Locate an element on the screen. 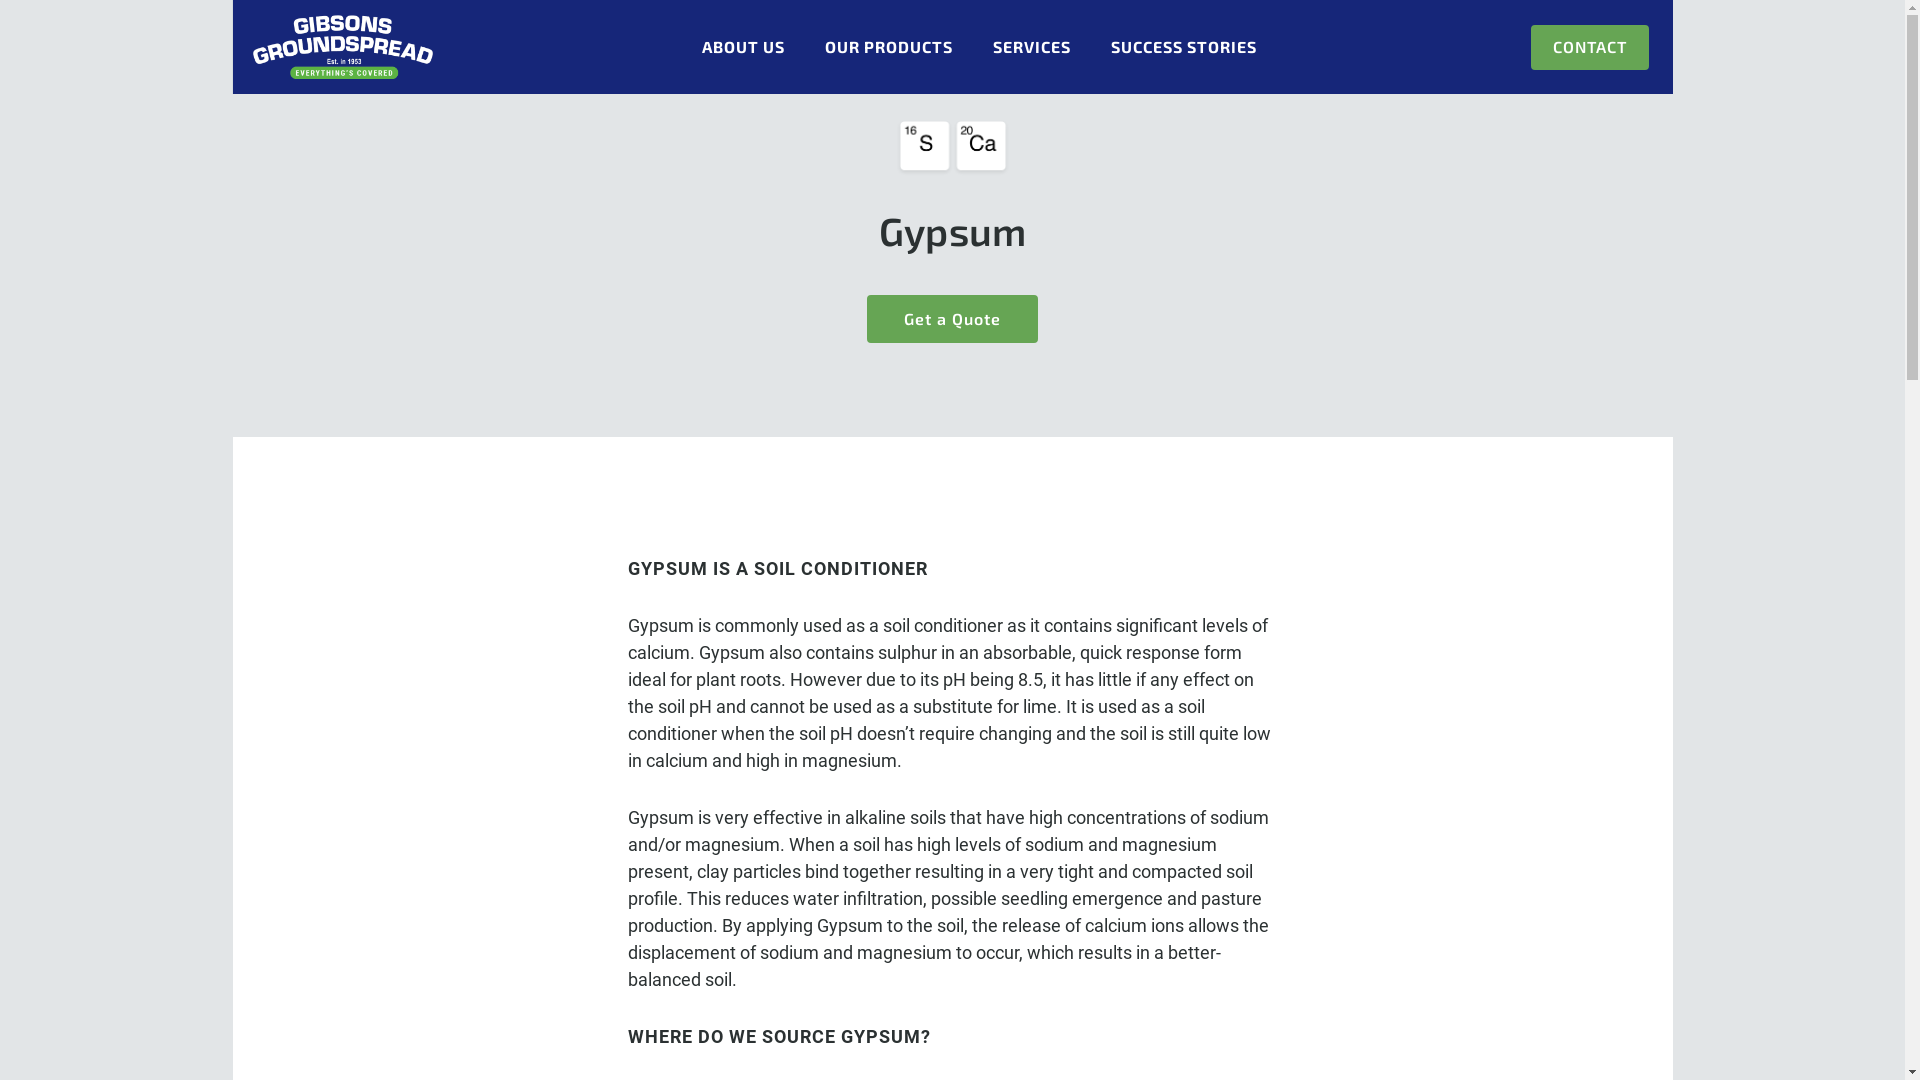  'OUR PRODUCTS' is located at coordinates (887, 46).